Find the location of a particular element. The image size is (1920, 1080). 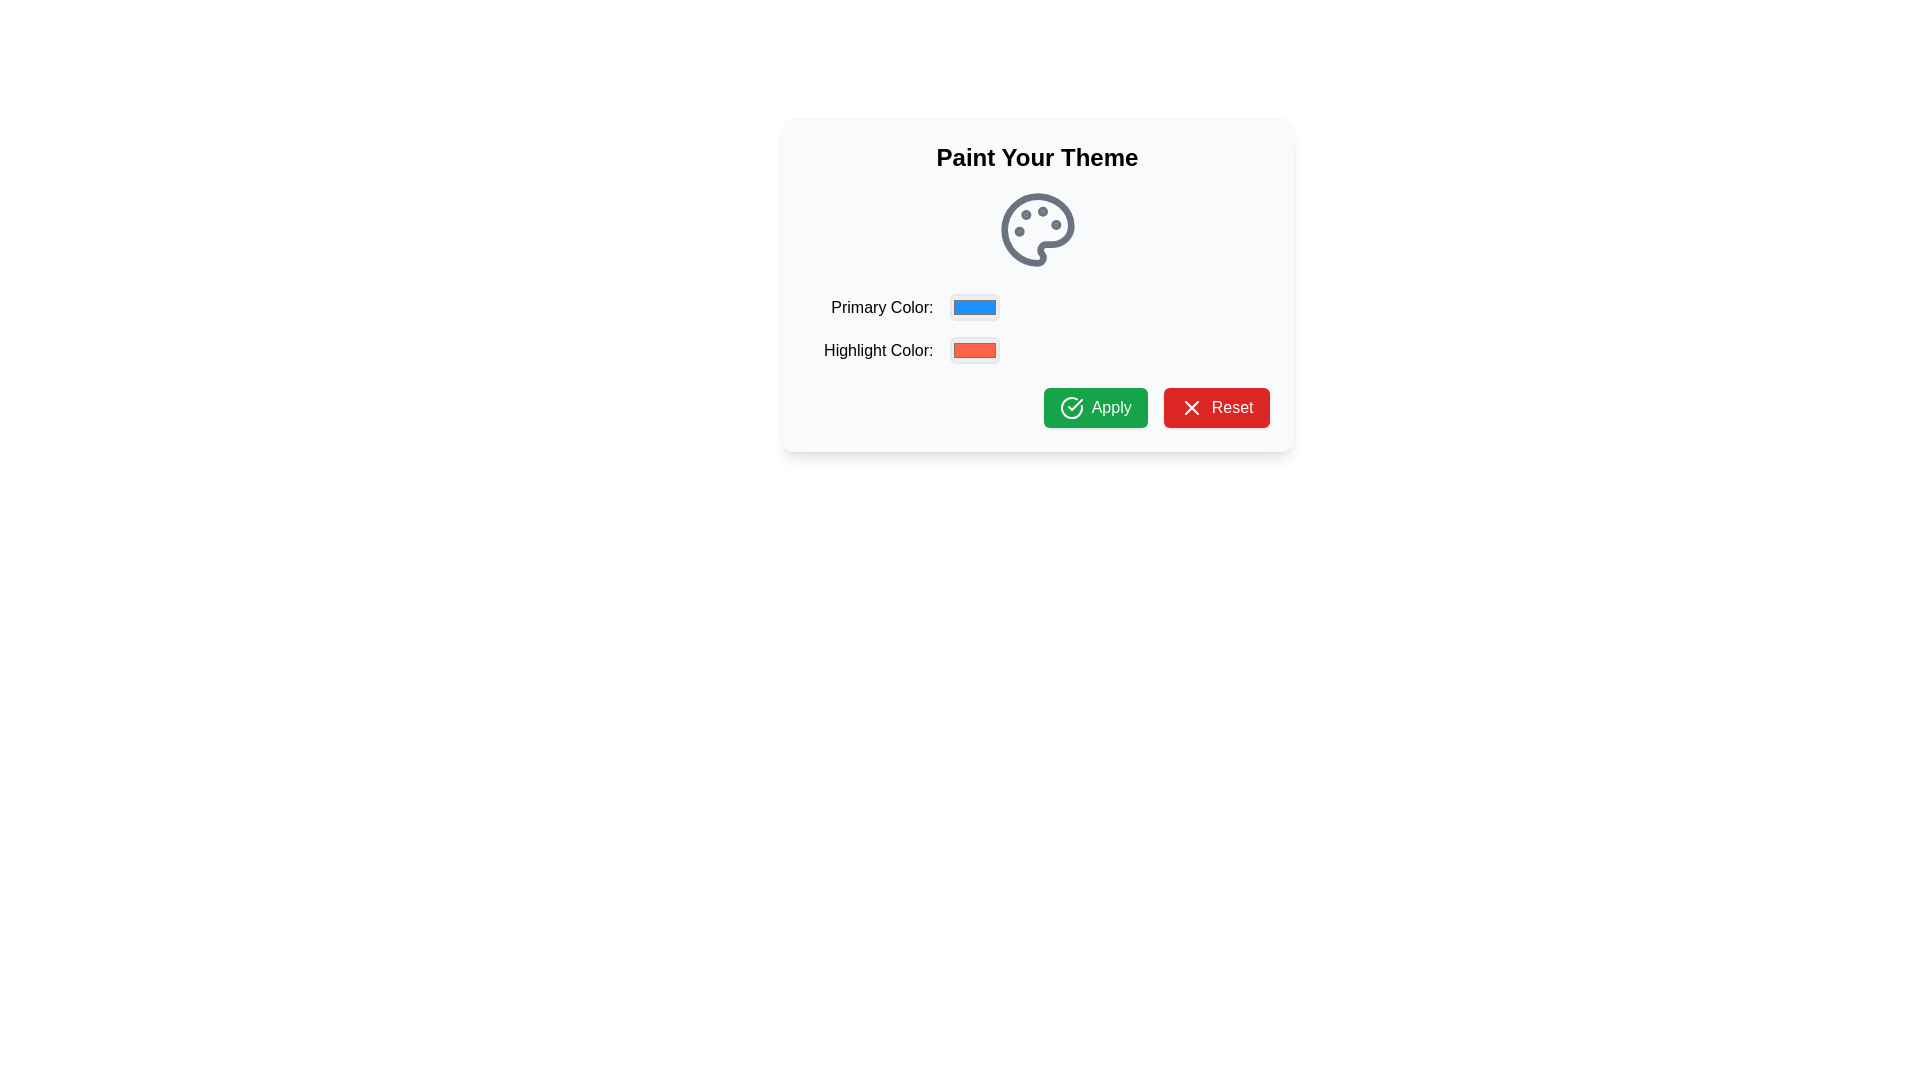

the vibrant orange color input field with rounded corners, located to the right of the 'Highlight Color:' label is located at coordinates (974, 349).